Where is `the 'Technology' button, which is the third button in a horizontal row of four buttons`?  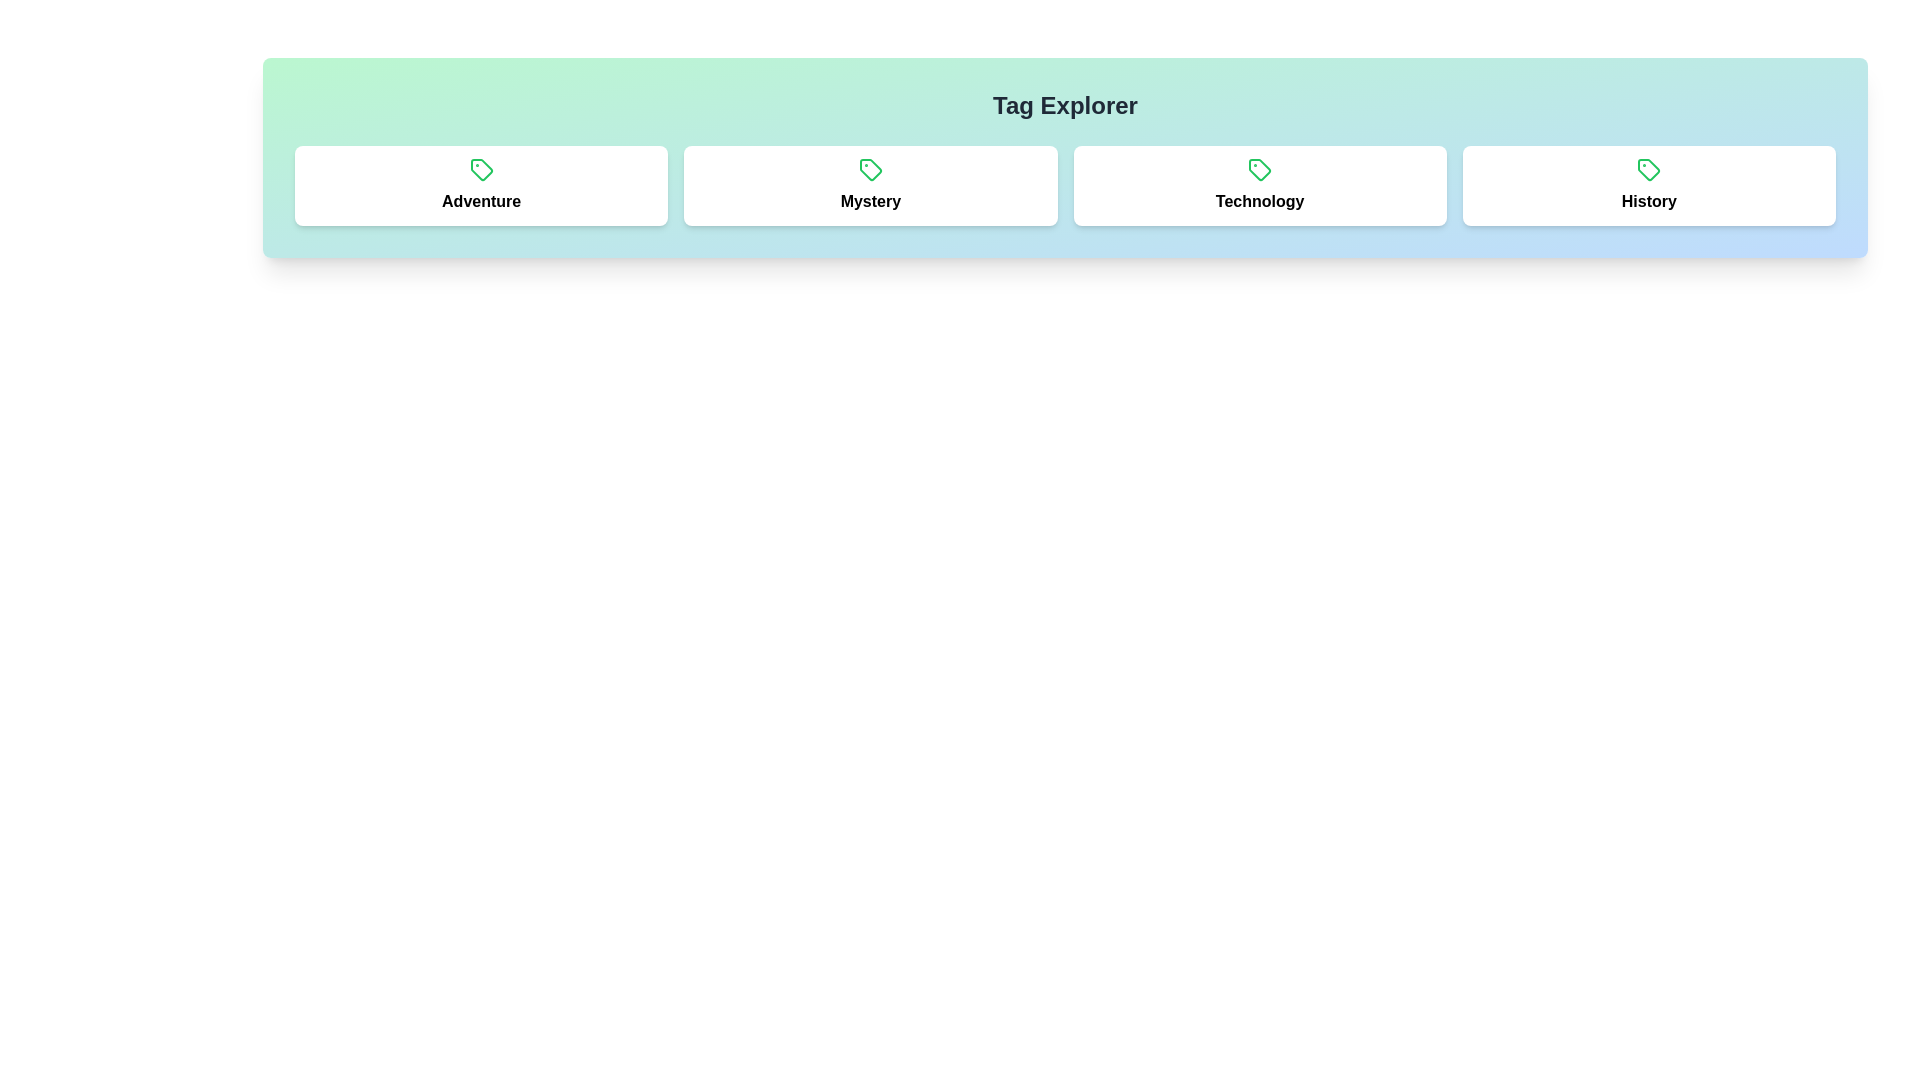 the 'Technology' button, which is the third button in a horizontal row of four buttons is located at coordinates (1259, 185).